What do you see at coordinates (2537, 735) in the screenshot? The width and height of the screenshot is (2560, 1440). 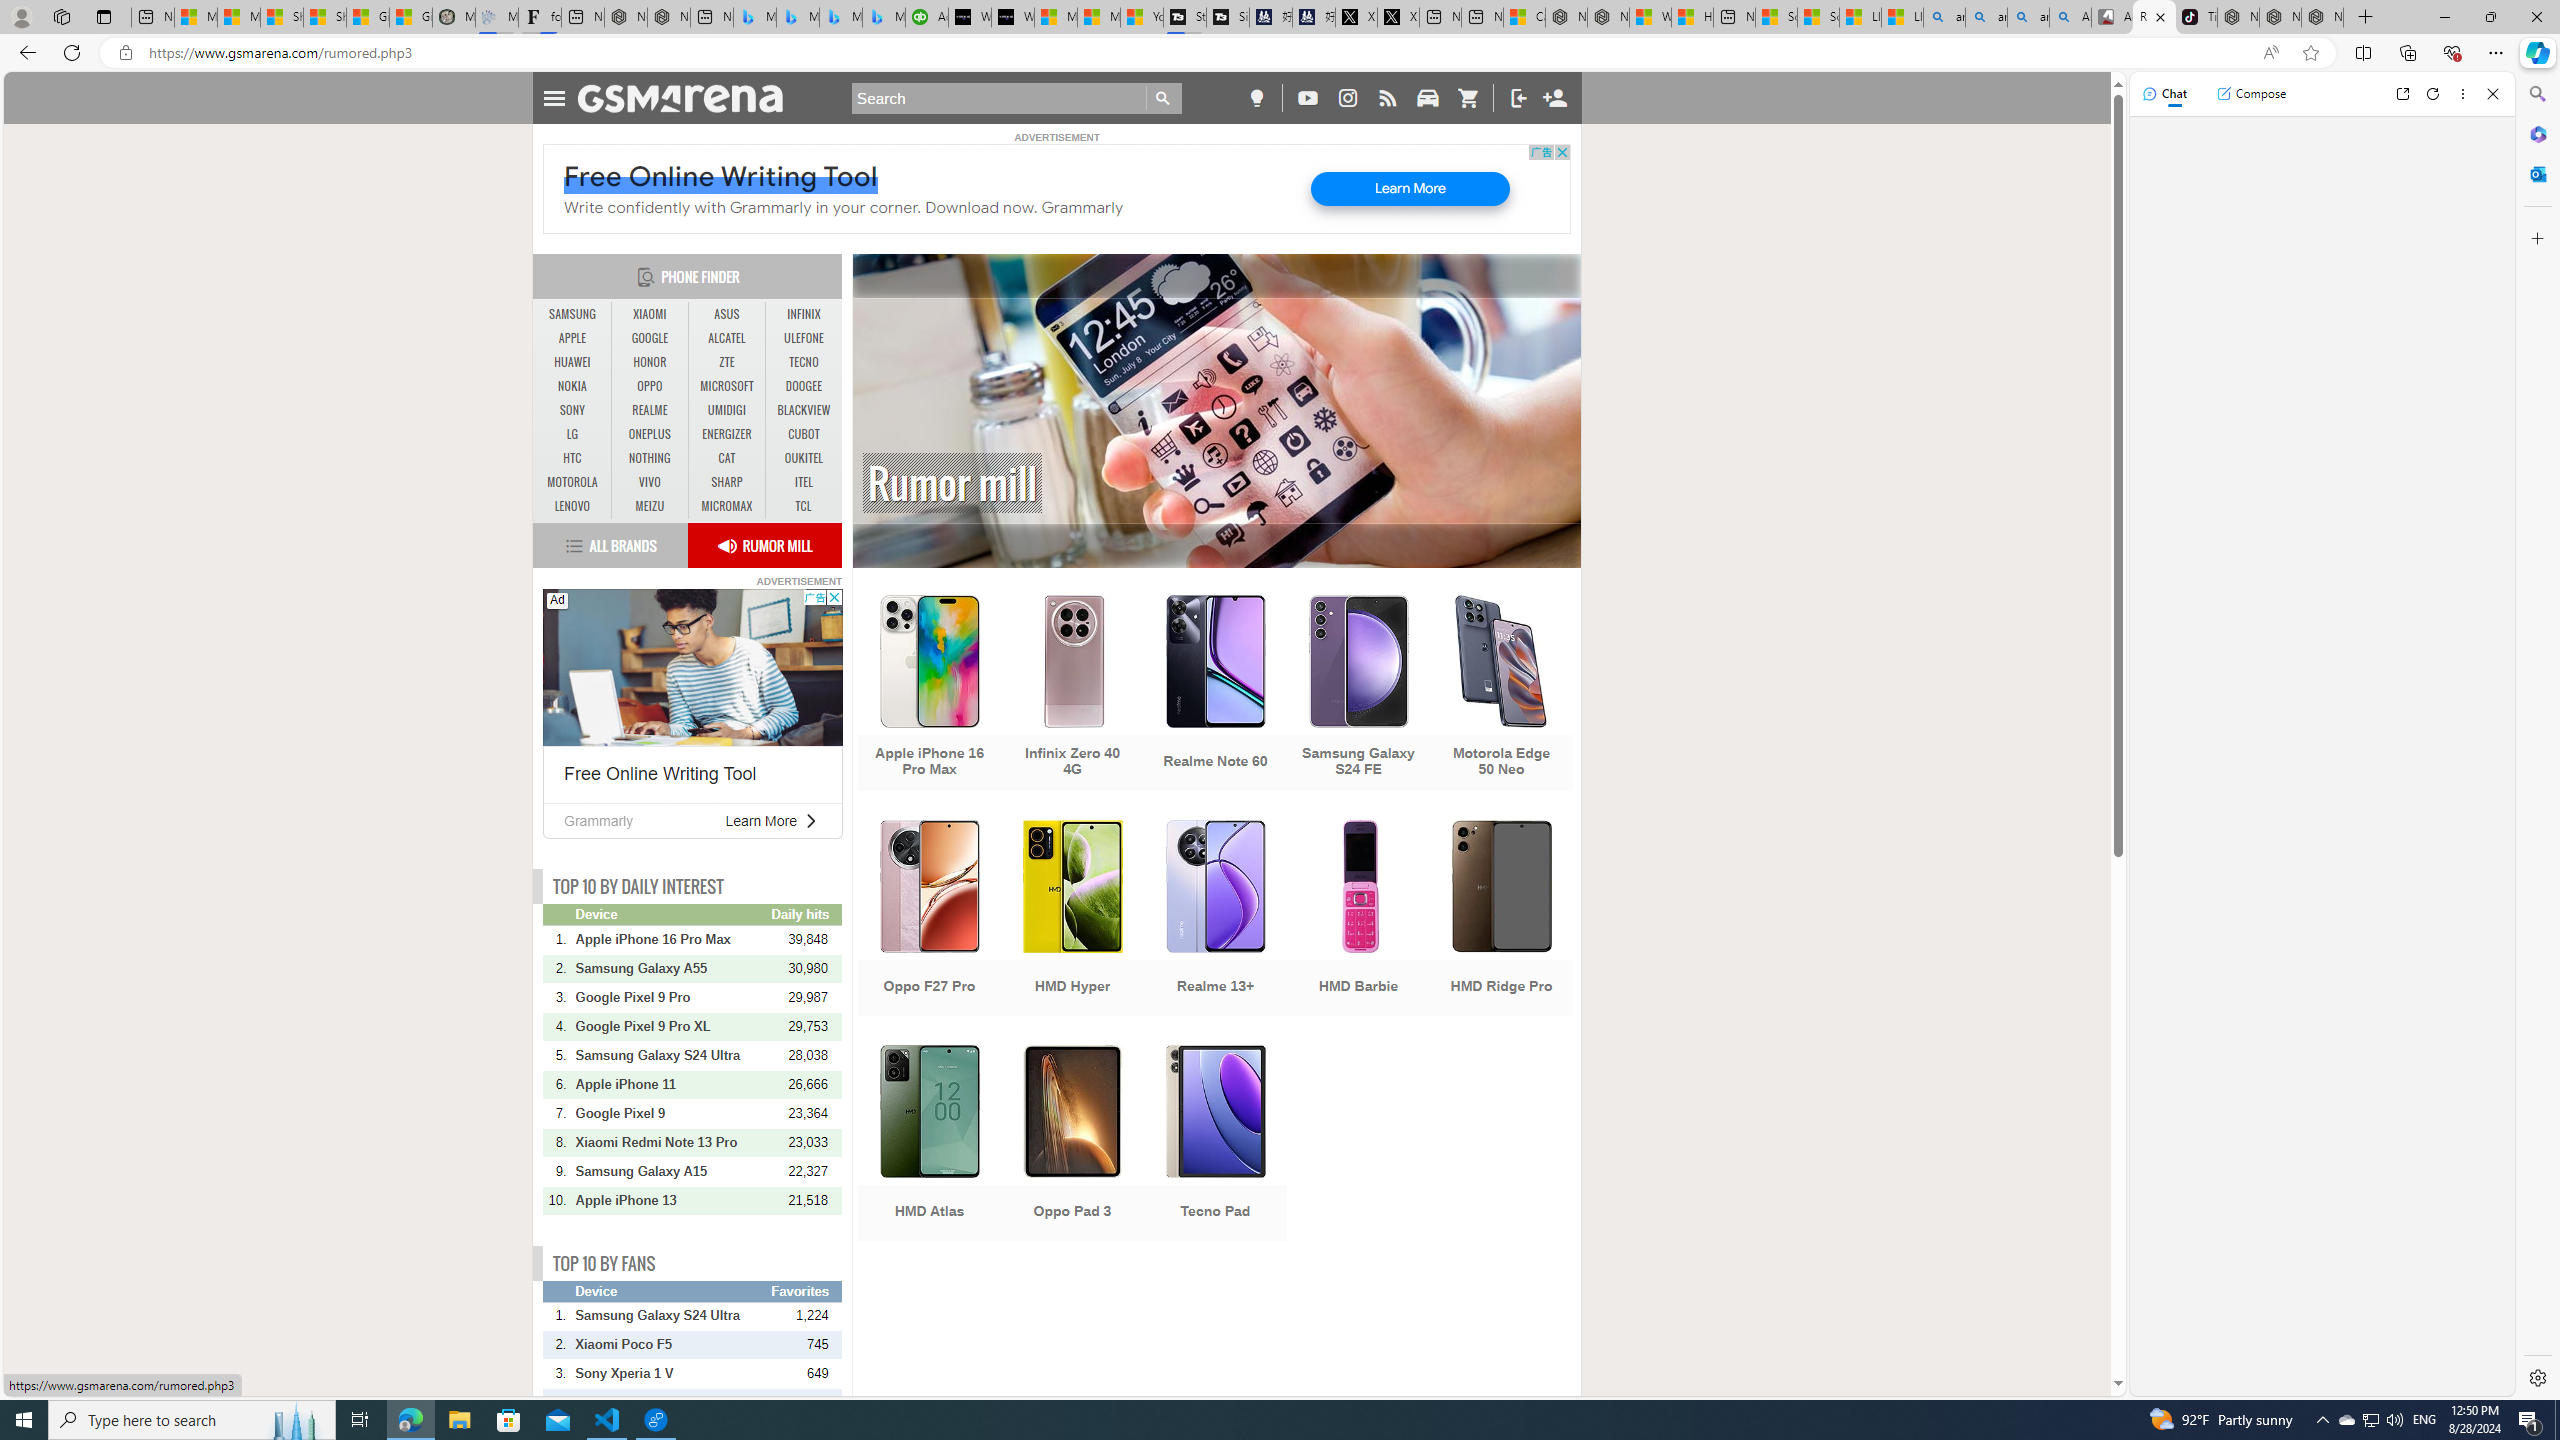 I see `'Side bar'` at bounding box center [2537, 735].